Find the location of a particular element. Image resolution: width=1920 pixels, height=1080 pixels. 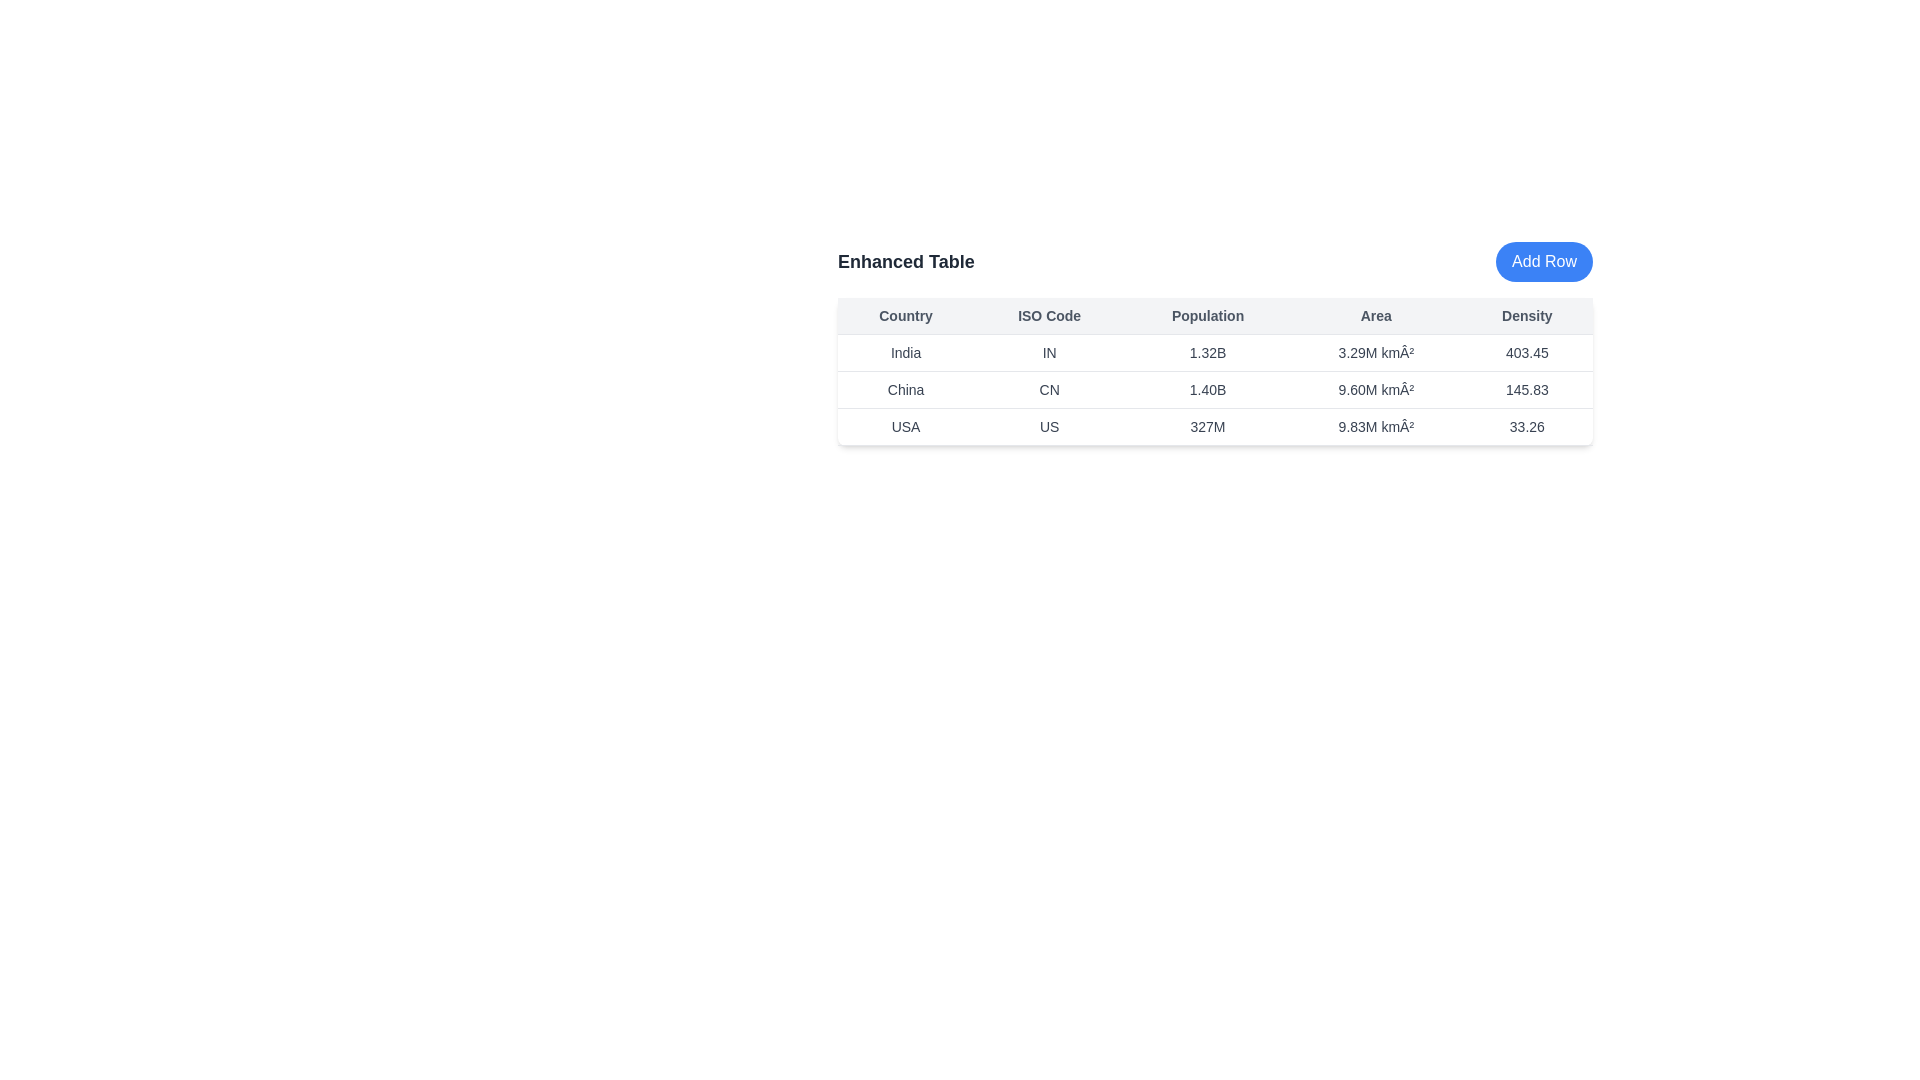

text displayed in the table cell of the 'Density' column showing '403.45' is located at coordinates (1526, 352).